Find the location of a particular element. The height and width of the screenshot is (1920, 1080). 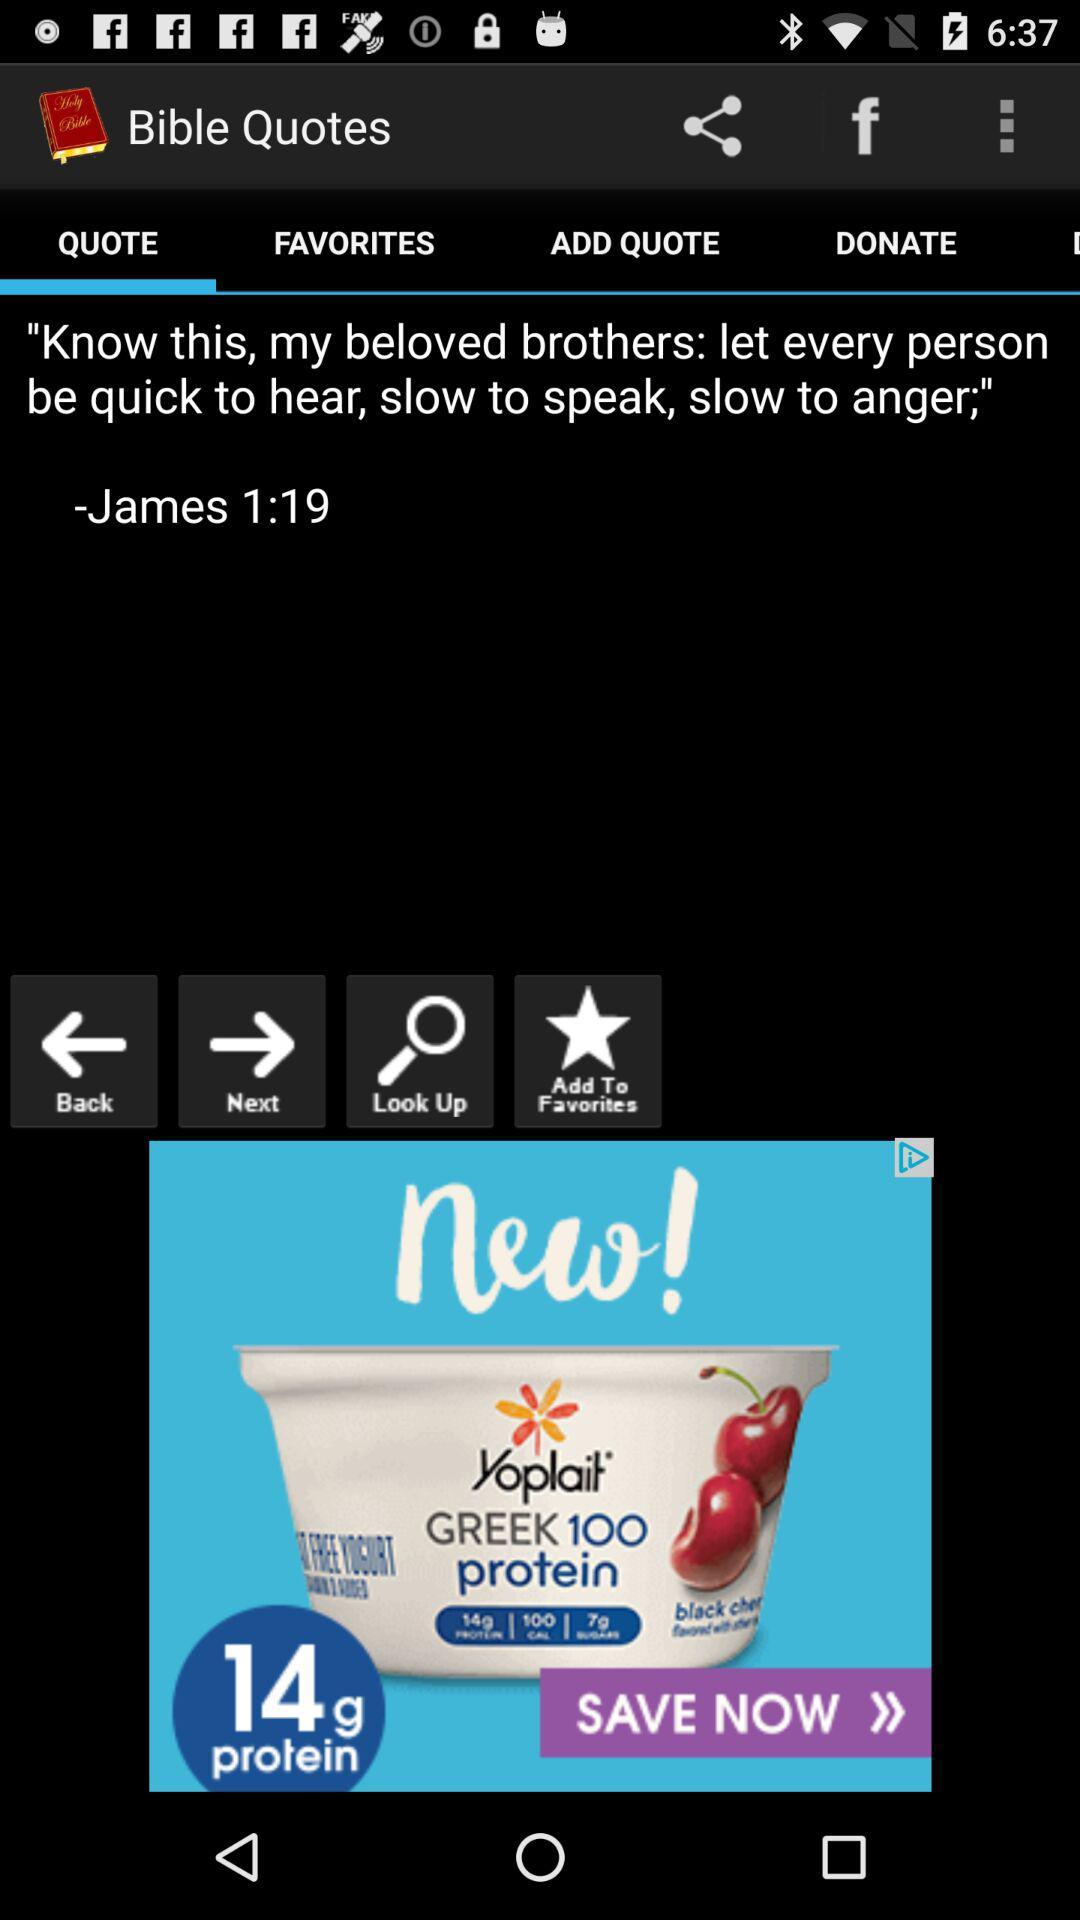

next page is located at coordinates (250, 1050).